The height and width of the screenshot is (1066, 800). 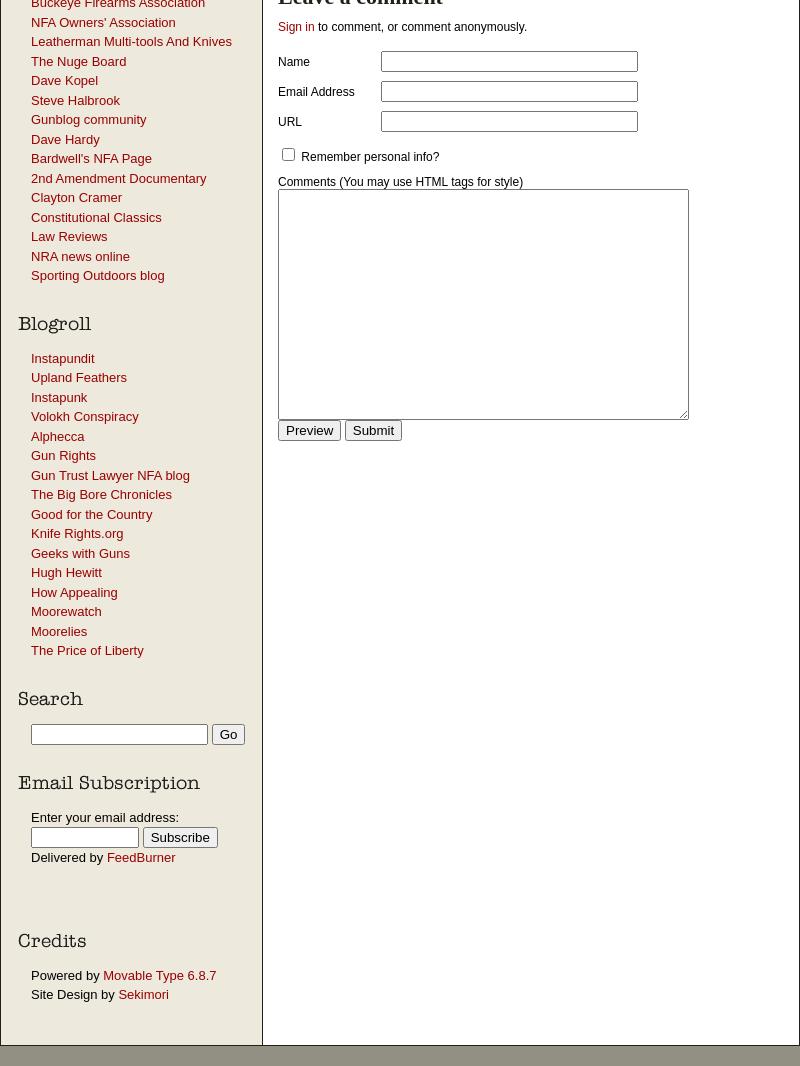 What do you see at coordinates (79, 377) in the screenshot?
I see `'Upland Feathers'` at bounding box center [79, 377].